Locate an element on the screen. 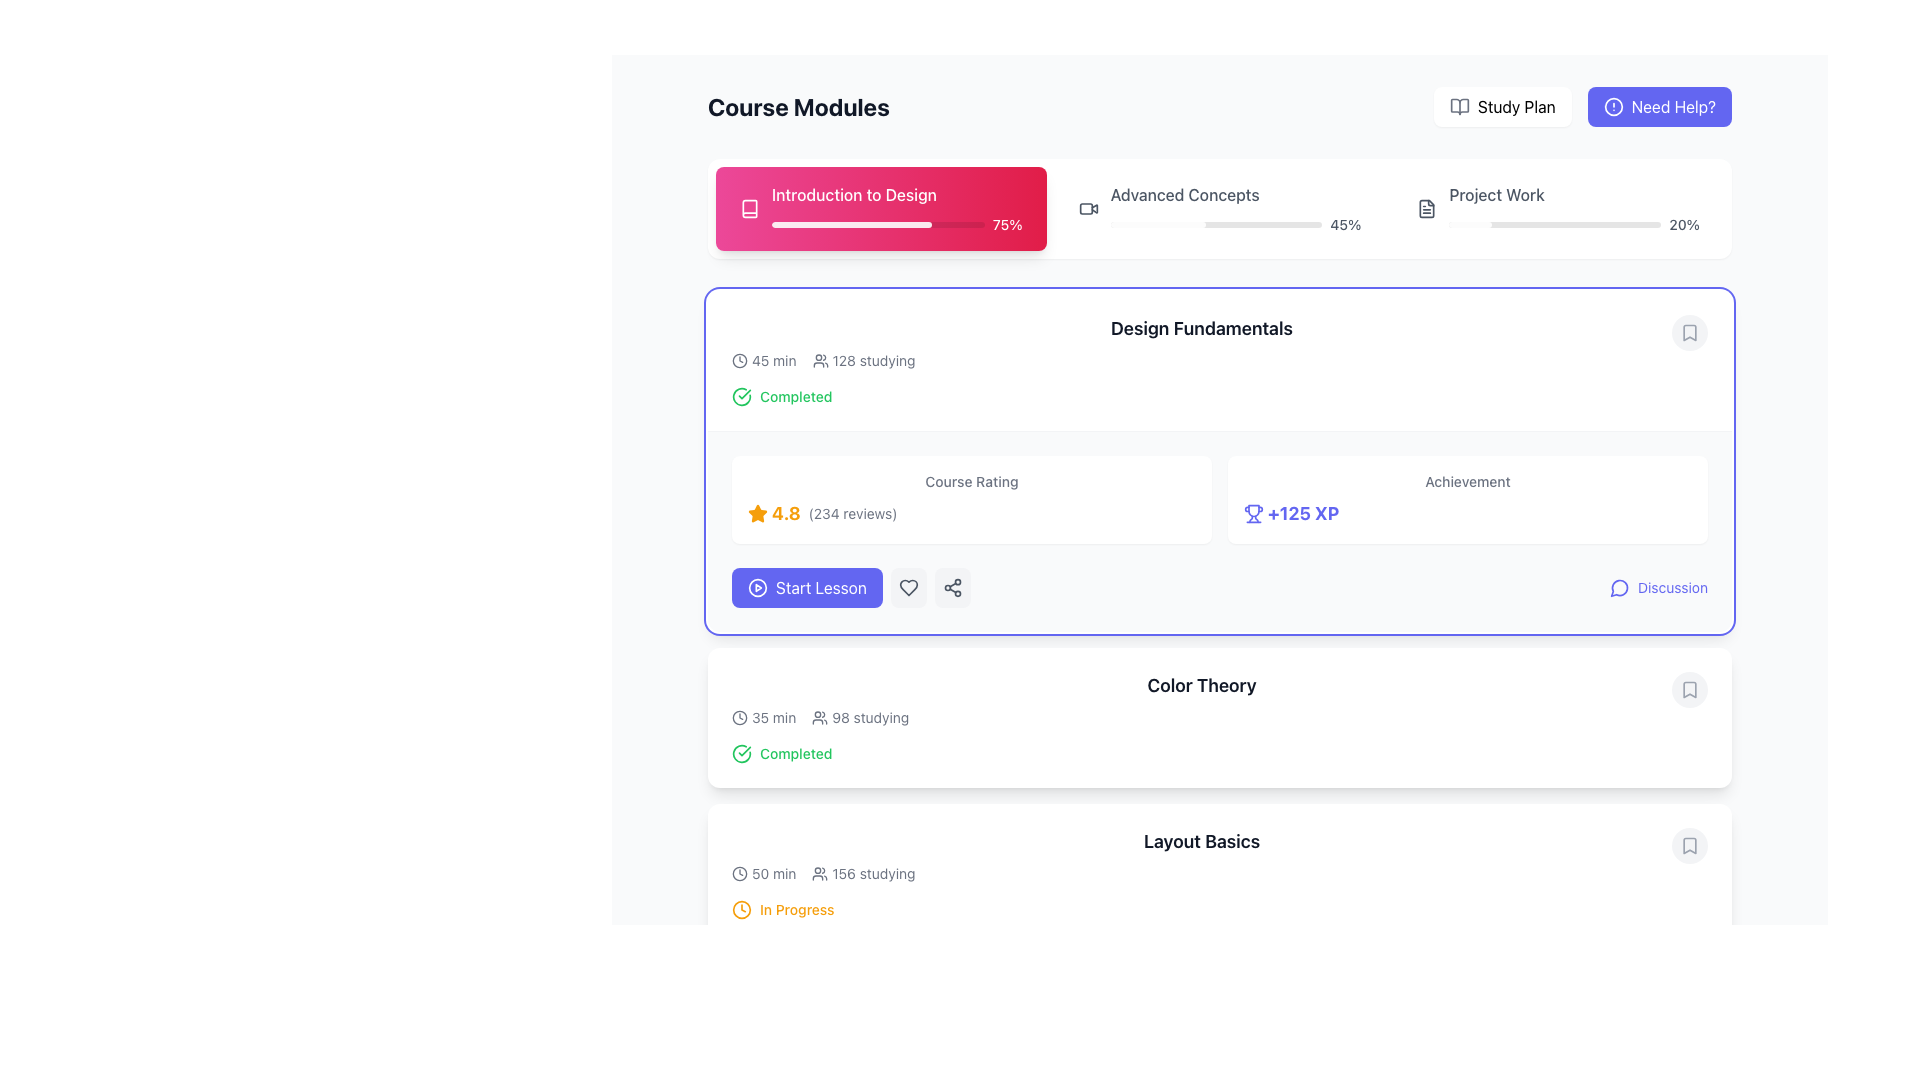  the bold textual indication of the number '4.8', styled in an orange-yellowish hue, which is positioned horizontally between a star icon and the text '(234 reviews)' in the 'Design Fundamentals' module is located at coordinates (785, 512).